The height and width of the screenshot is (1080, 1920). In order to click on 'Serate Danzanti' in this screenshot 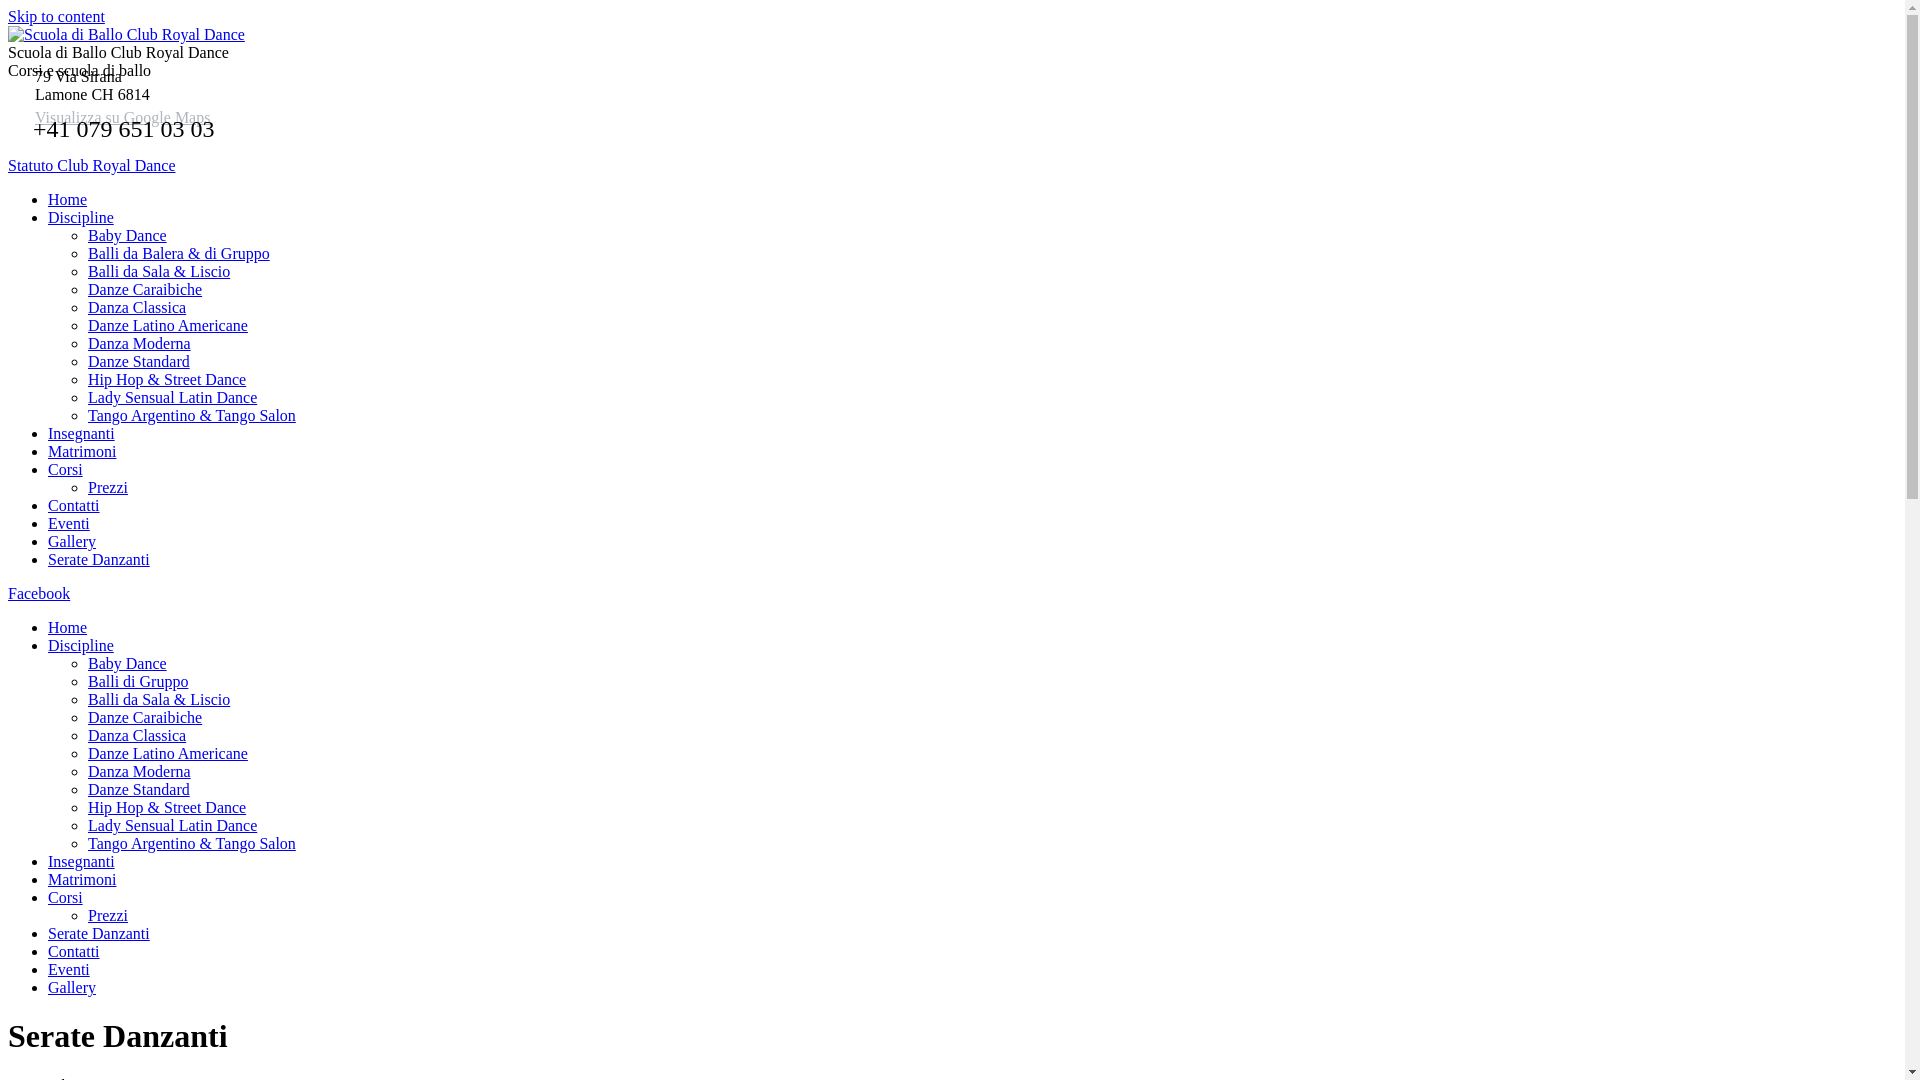, I will do `click(48, 933)`.